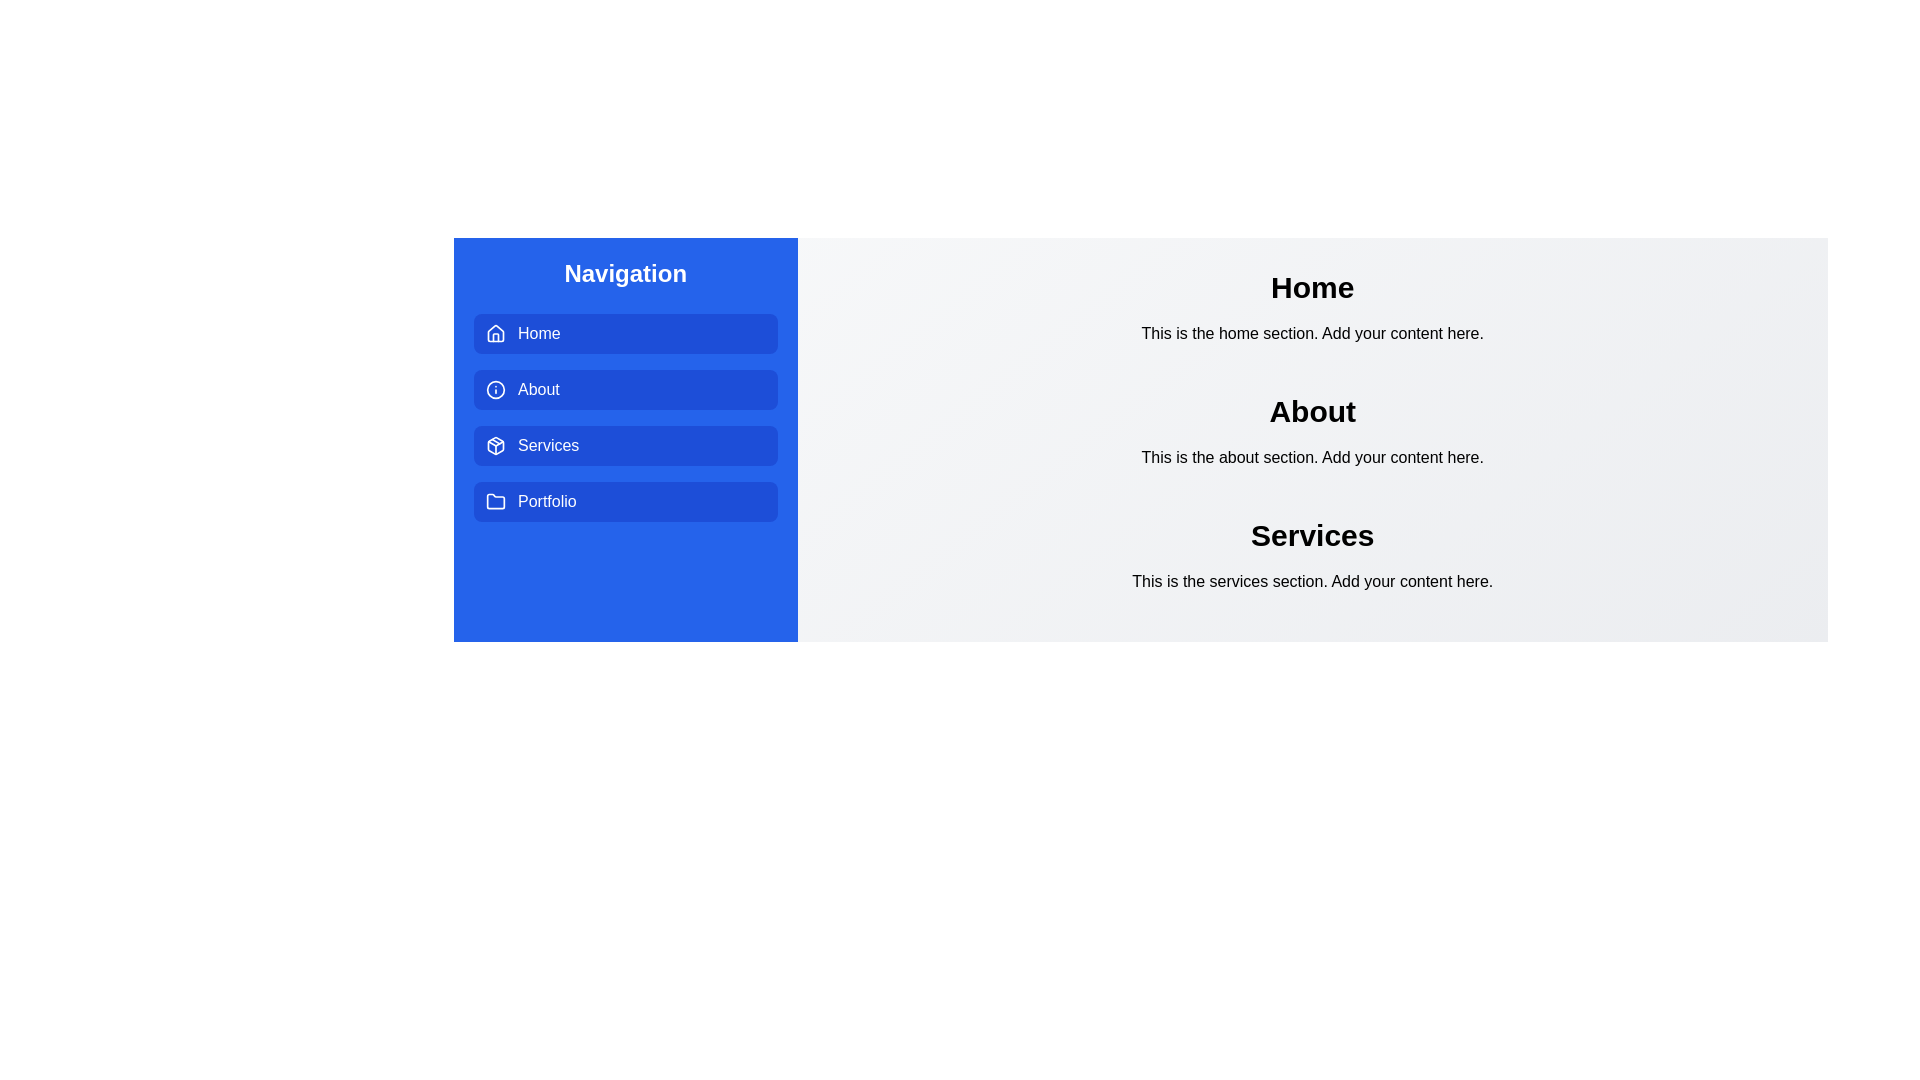 The image size is (1920, 1080). I want to click on content from the Text Content Area located in the main content area of the webpage, which is positioned below the 'About' section and above the 'Portfolio' section, so click(1312, 555).